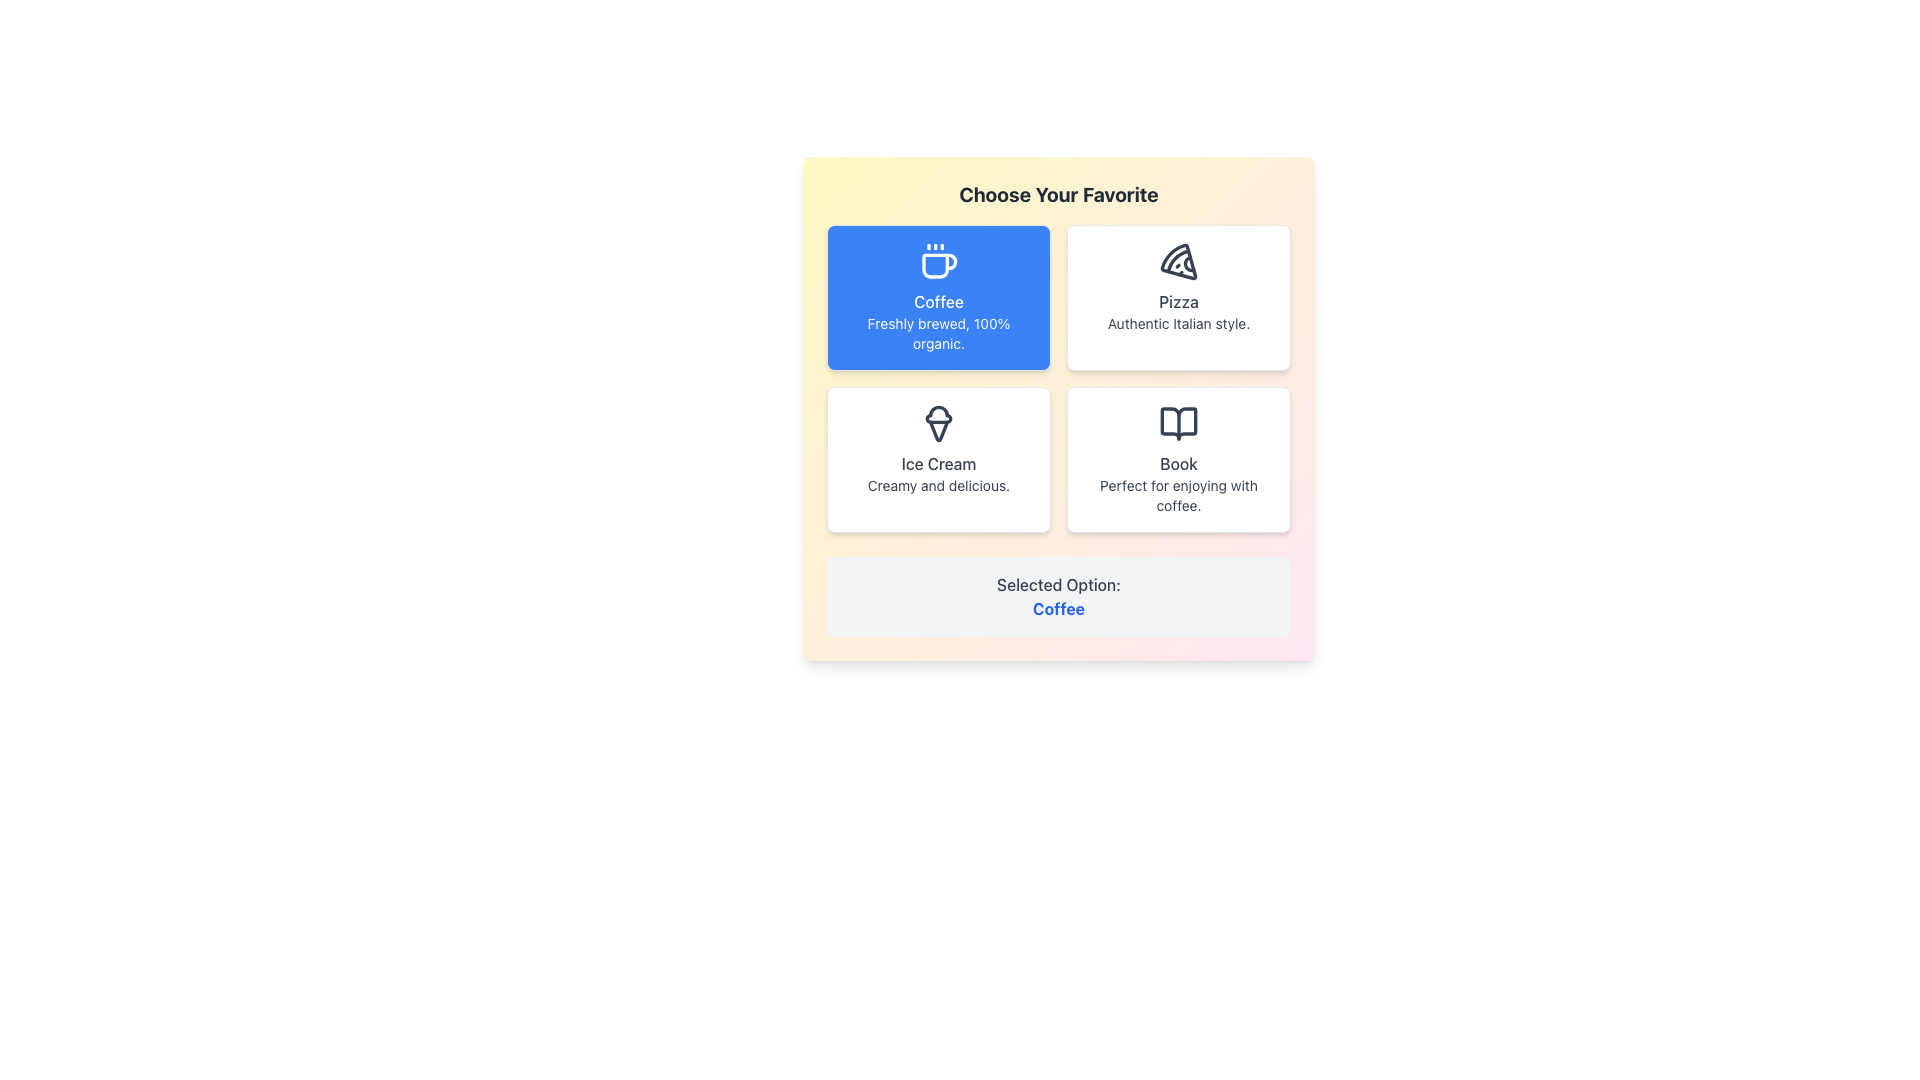  I want to click on the top segment of the ice cream cone icon located in the bottom-left corner of the grid layout, so click(938, 410).